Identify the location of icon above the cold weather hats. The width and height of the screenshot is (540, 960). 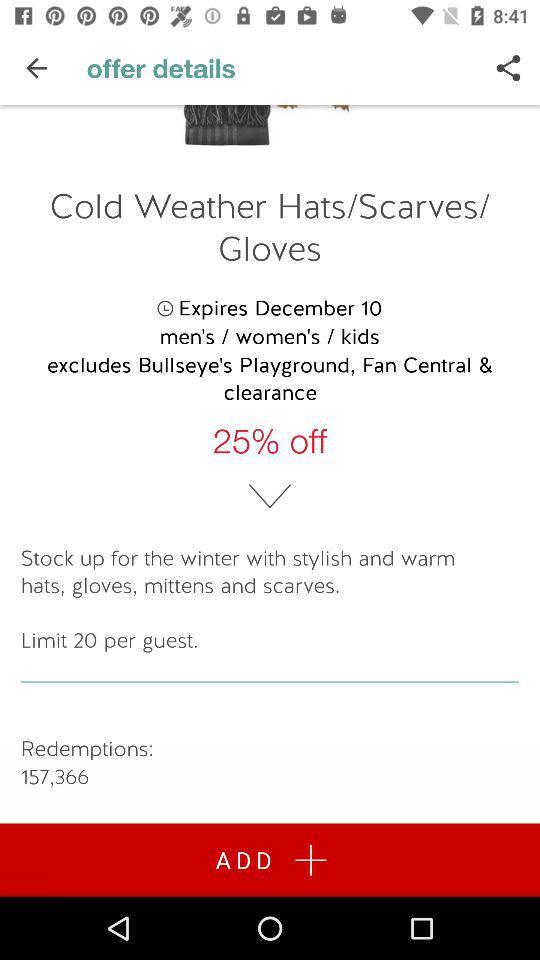
(508, 68).